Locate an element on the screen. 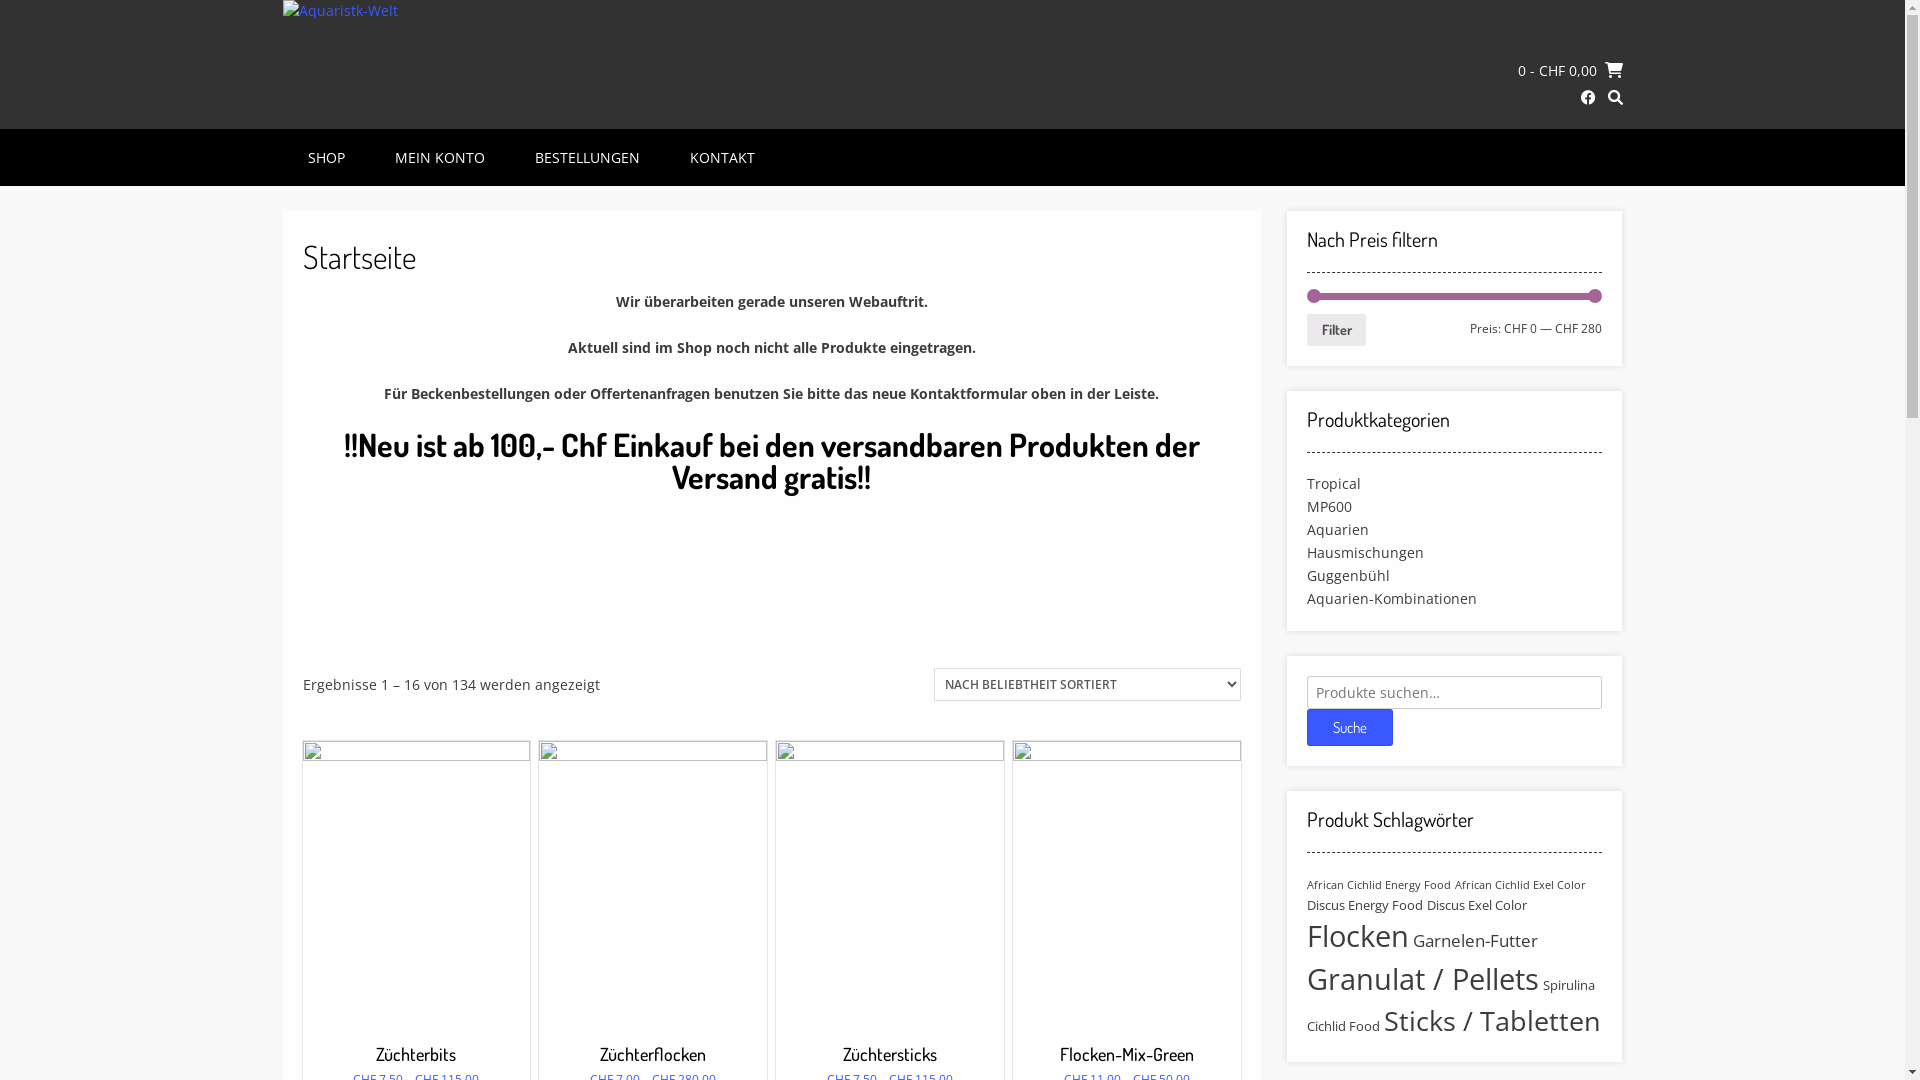 This screenshot has height=1080, width=1920. 'African Cichlid Exel Color' is located at coordinates (1454, 883).